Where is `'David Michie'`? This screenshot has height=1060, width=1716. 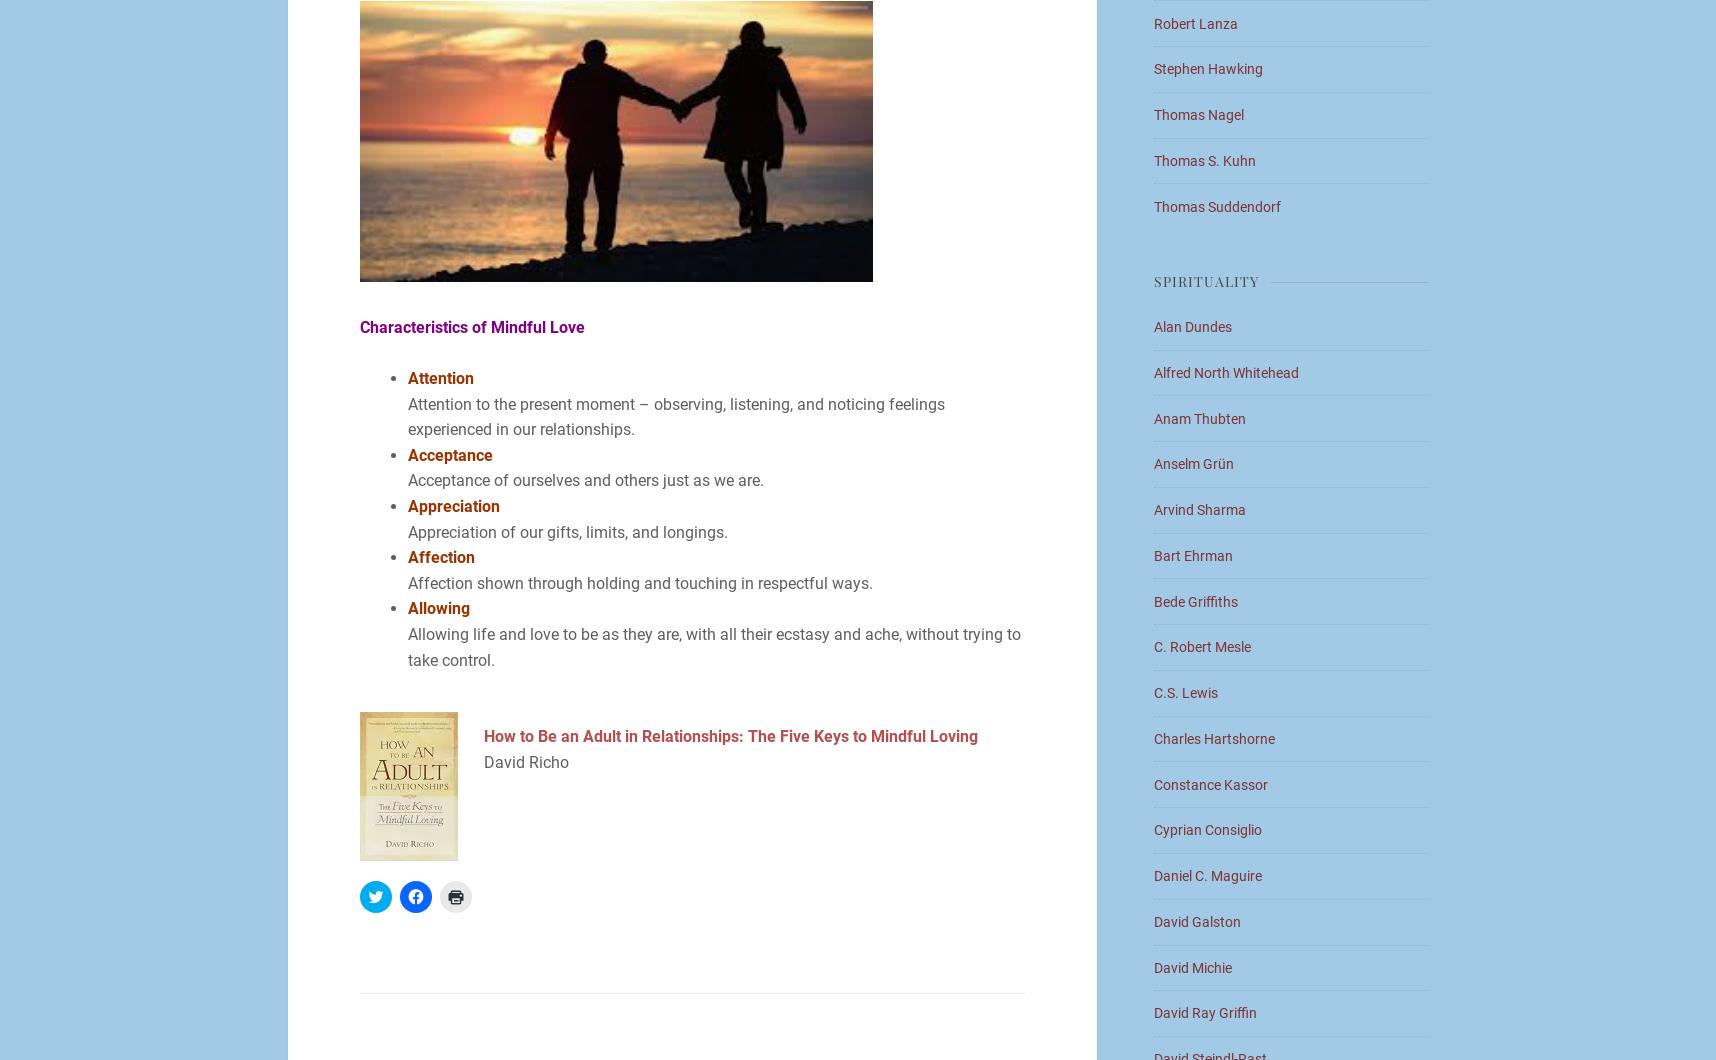 'David Michie' is located at coordinates (1153, 966).